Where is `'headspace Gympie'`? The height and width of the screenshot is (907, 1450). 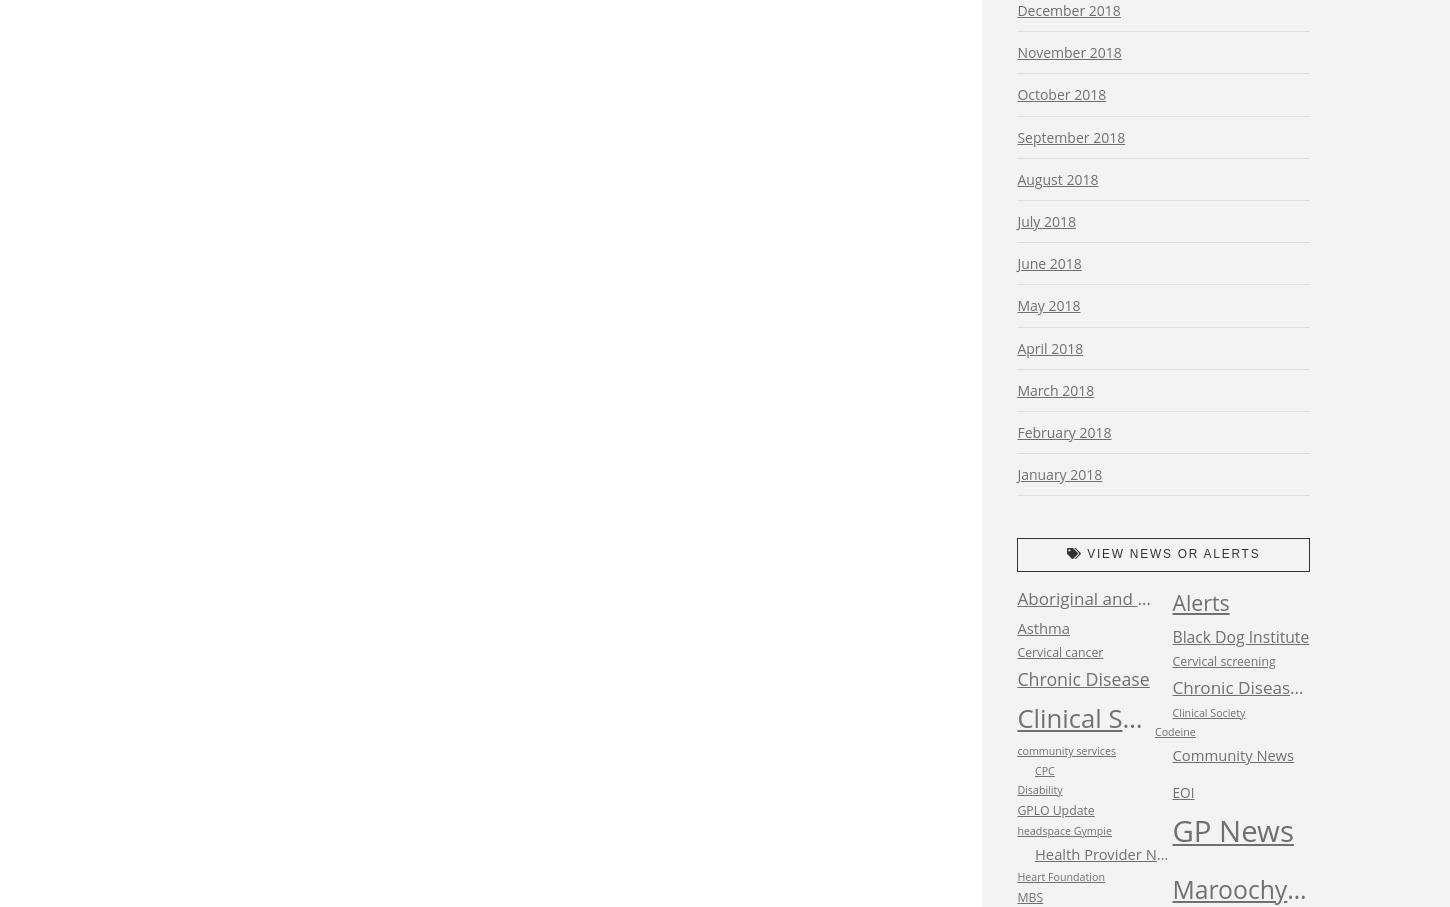
'headspace Gympie' is located at coordinates (1017, 829).